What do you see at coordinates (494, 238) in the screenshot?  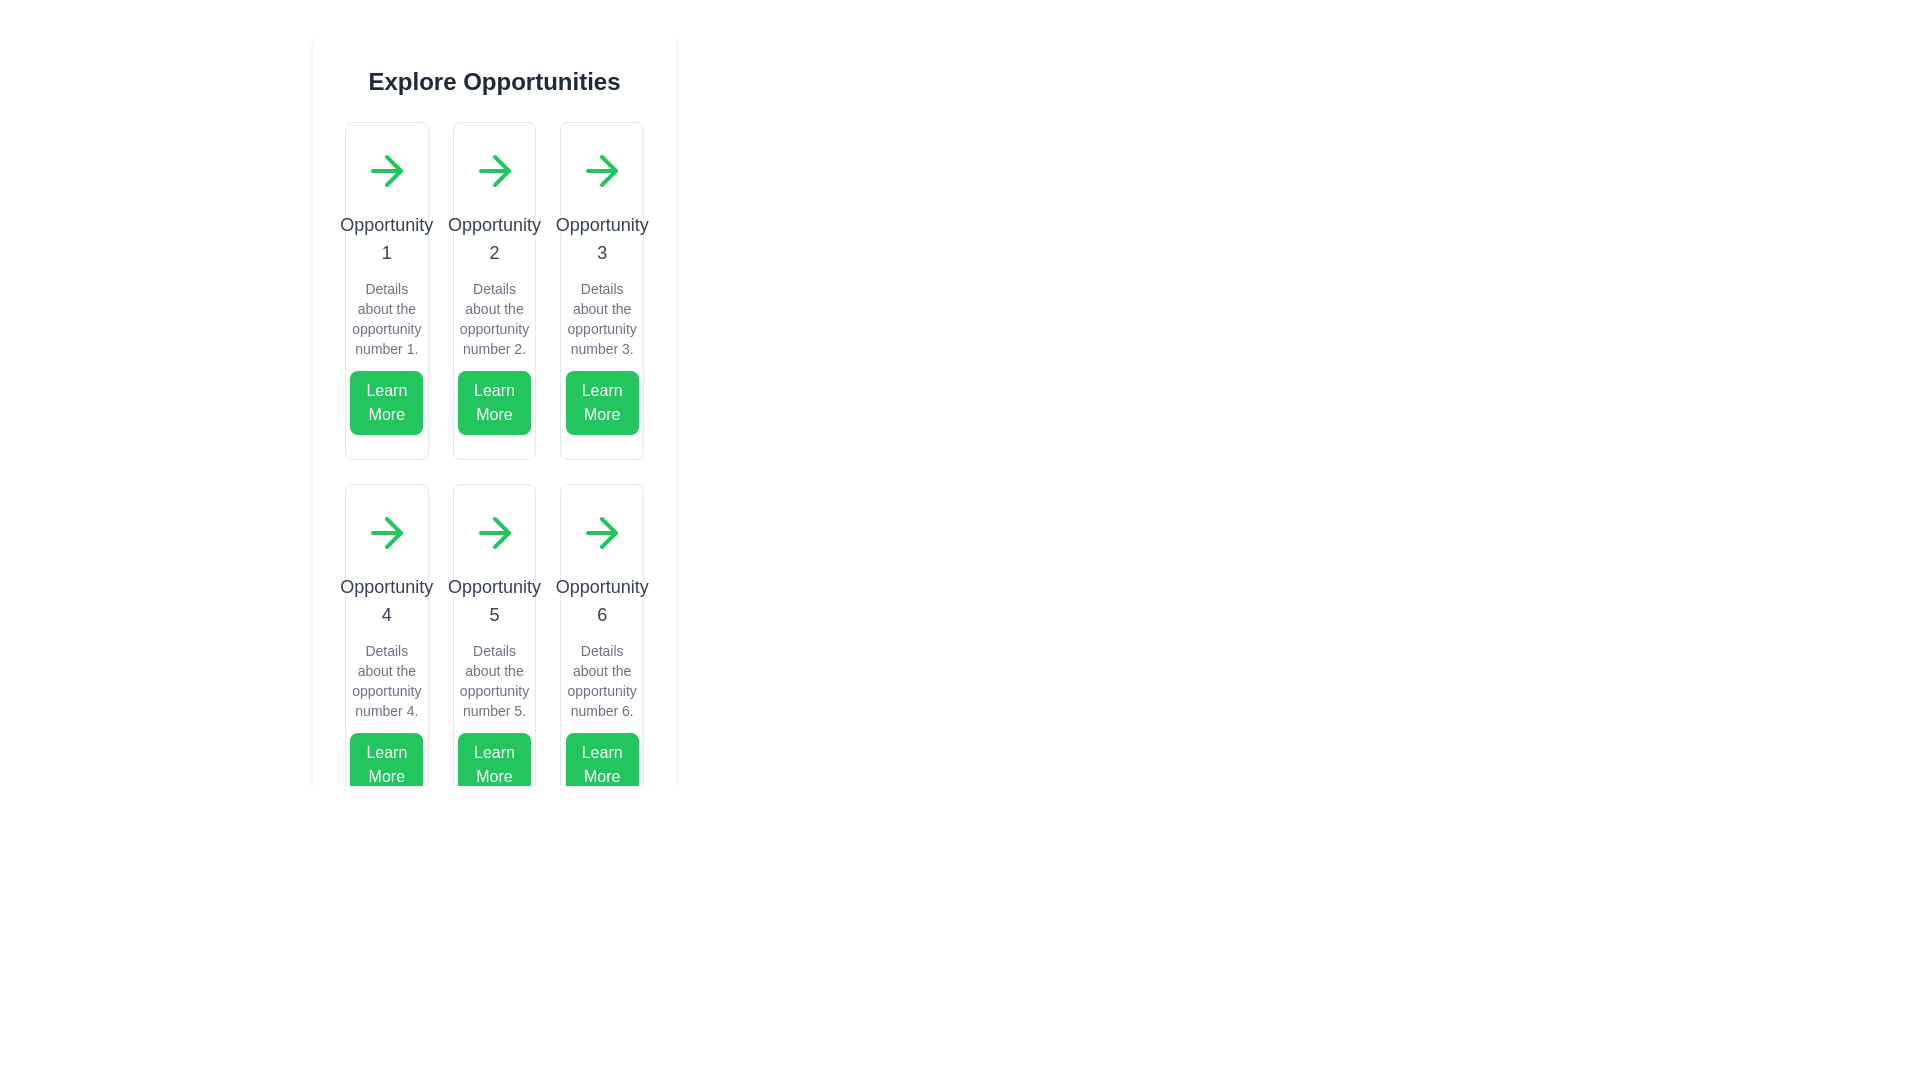 I see `the text element displaying 'Opportunity 2', which is styled in medium-gray color and centered in the second column of a grid layout` at bounding box center [494, 238].